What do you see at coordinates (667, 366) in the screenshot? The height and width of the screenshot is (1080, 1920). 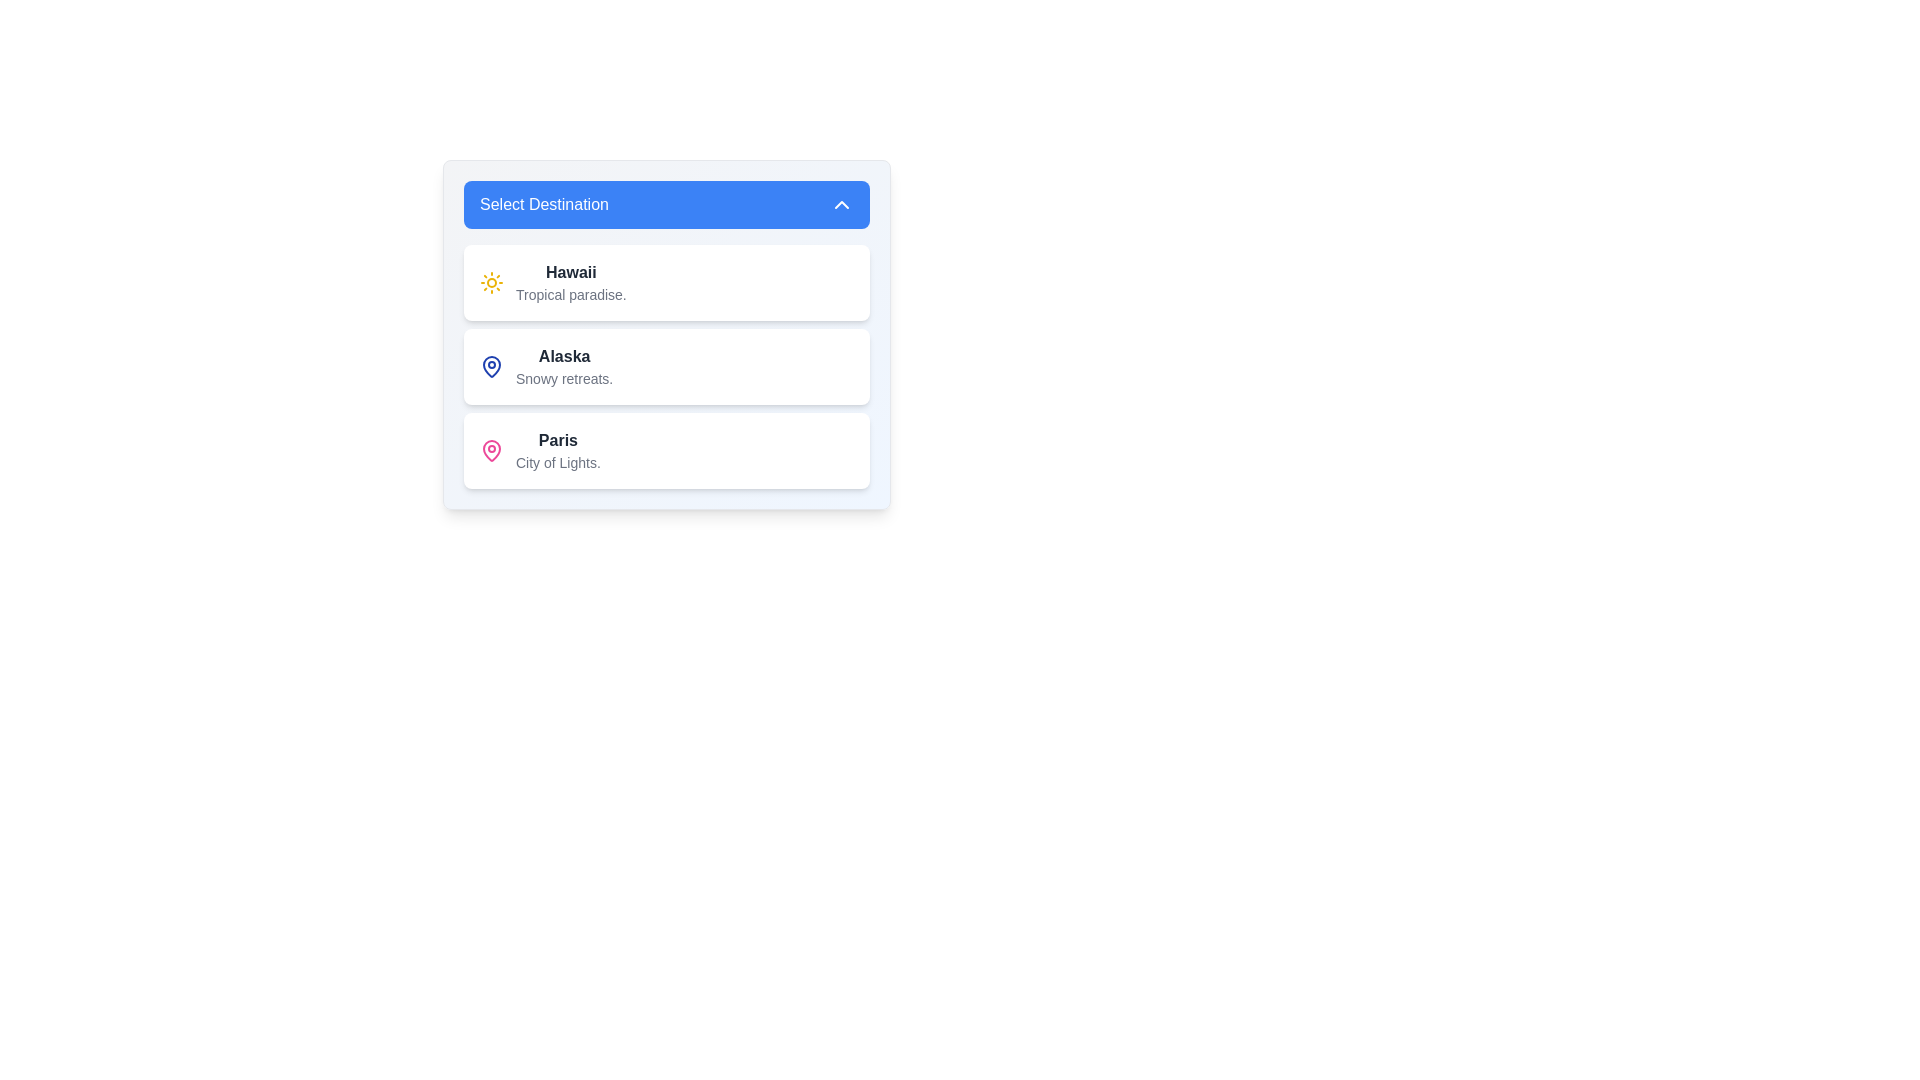 I see `the Option card titled 'Alaska' to navigate via keyboard. This card is the second item in a vertical list of selectable options, positioned between 'Hawaii' and 'Paris'` at bounding box center [667, 366].